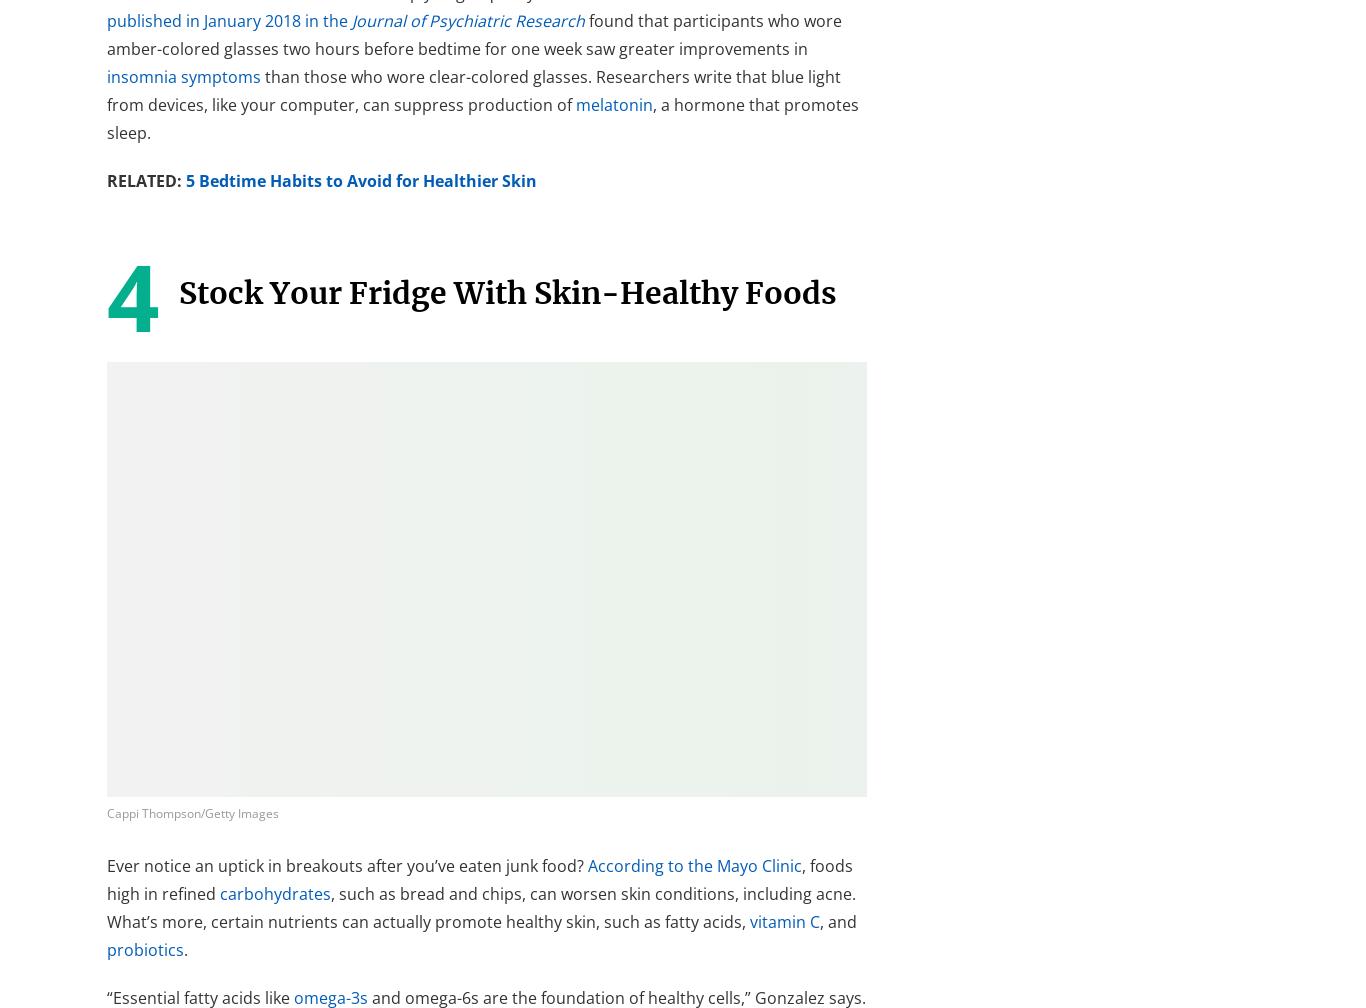  What do you see at coordinates (106, 90) in the screenshot?
I see `'than those who wore clear-colored glasses. Researchers write that blue light from devices, like your computer, can suppress production of'` at bounding box center [106, 90].